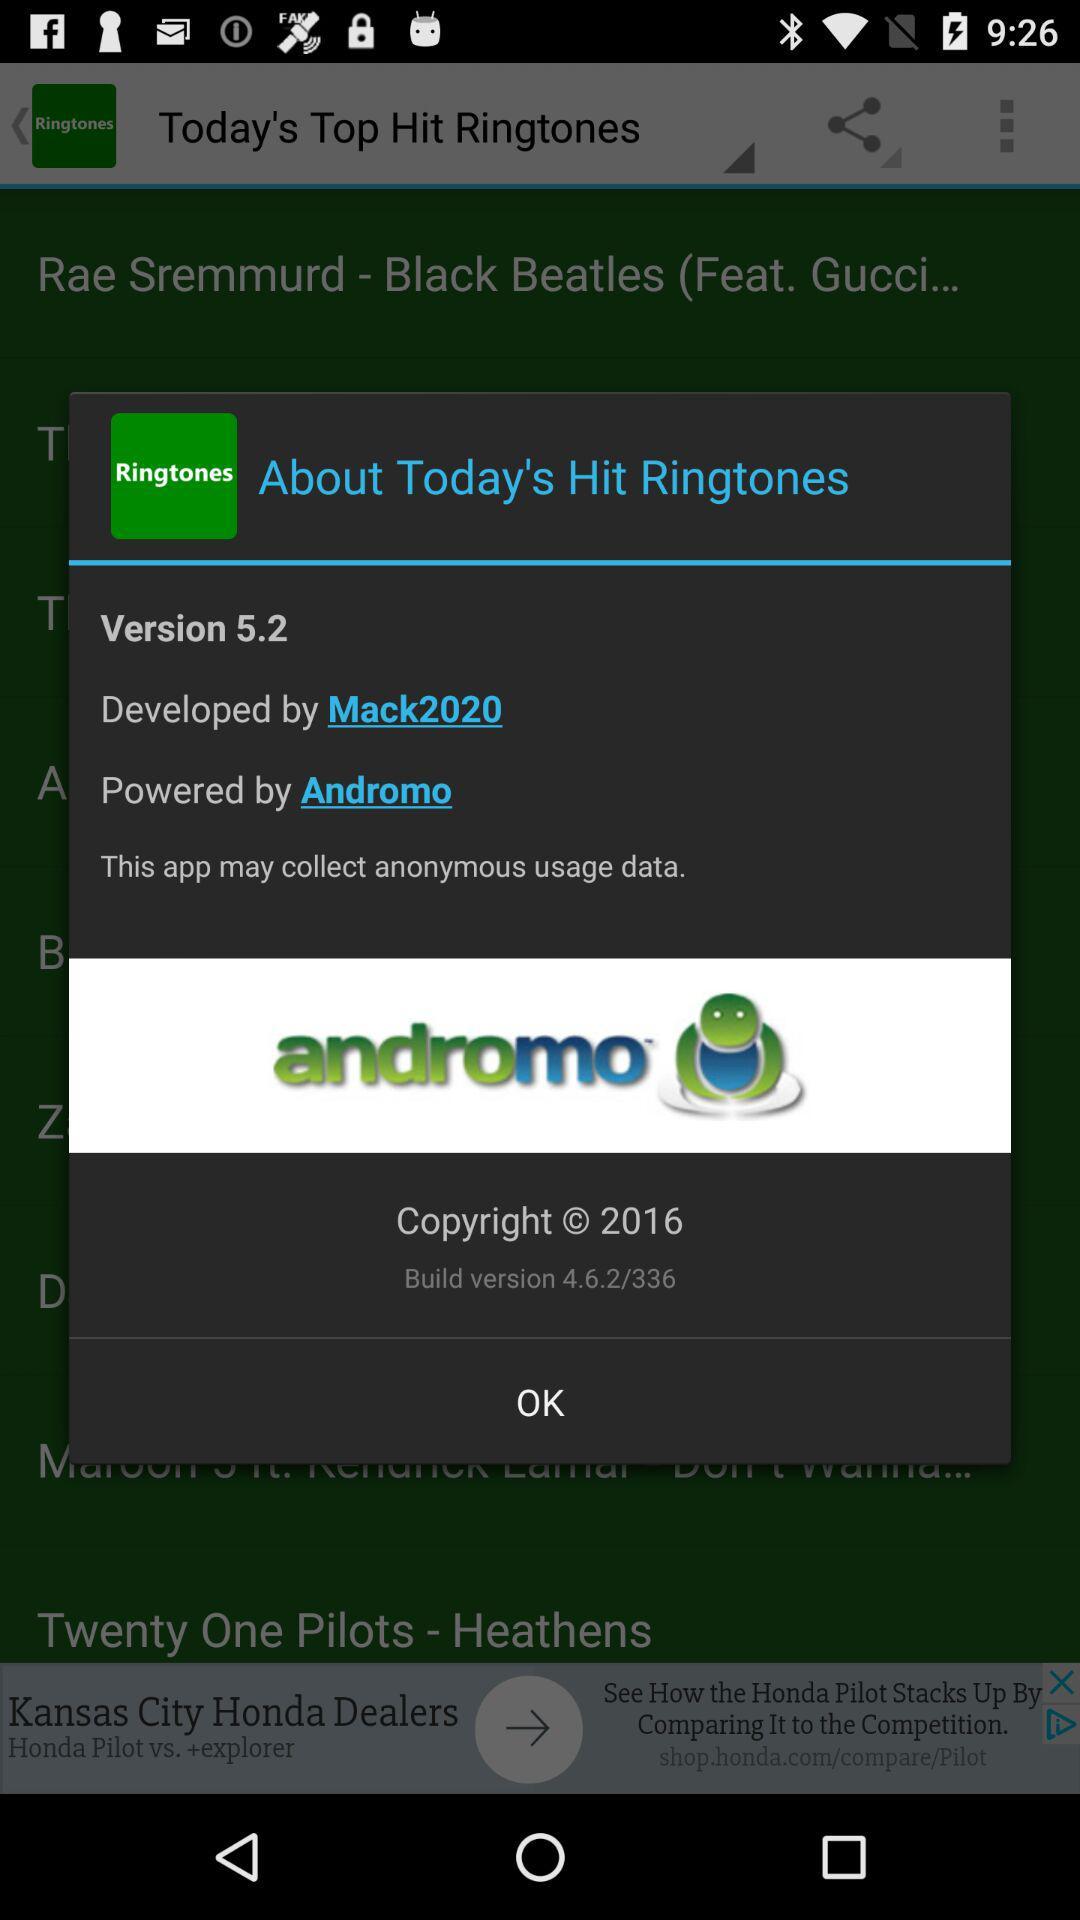 The width and height of the screenshot is (1080, 1920). I want to click on app below this app may item, so click(538, 1054).